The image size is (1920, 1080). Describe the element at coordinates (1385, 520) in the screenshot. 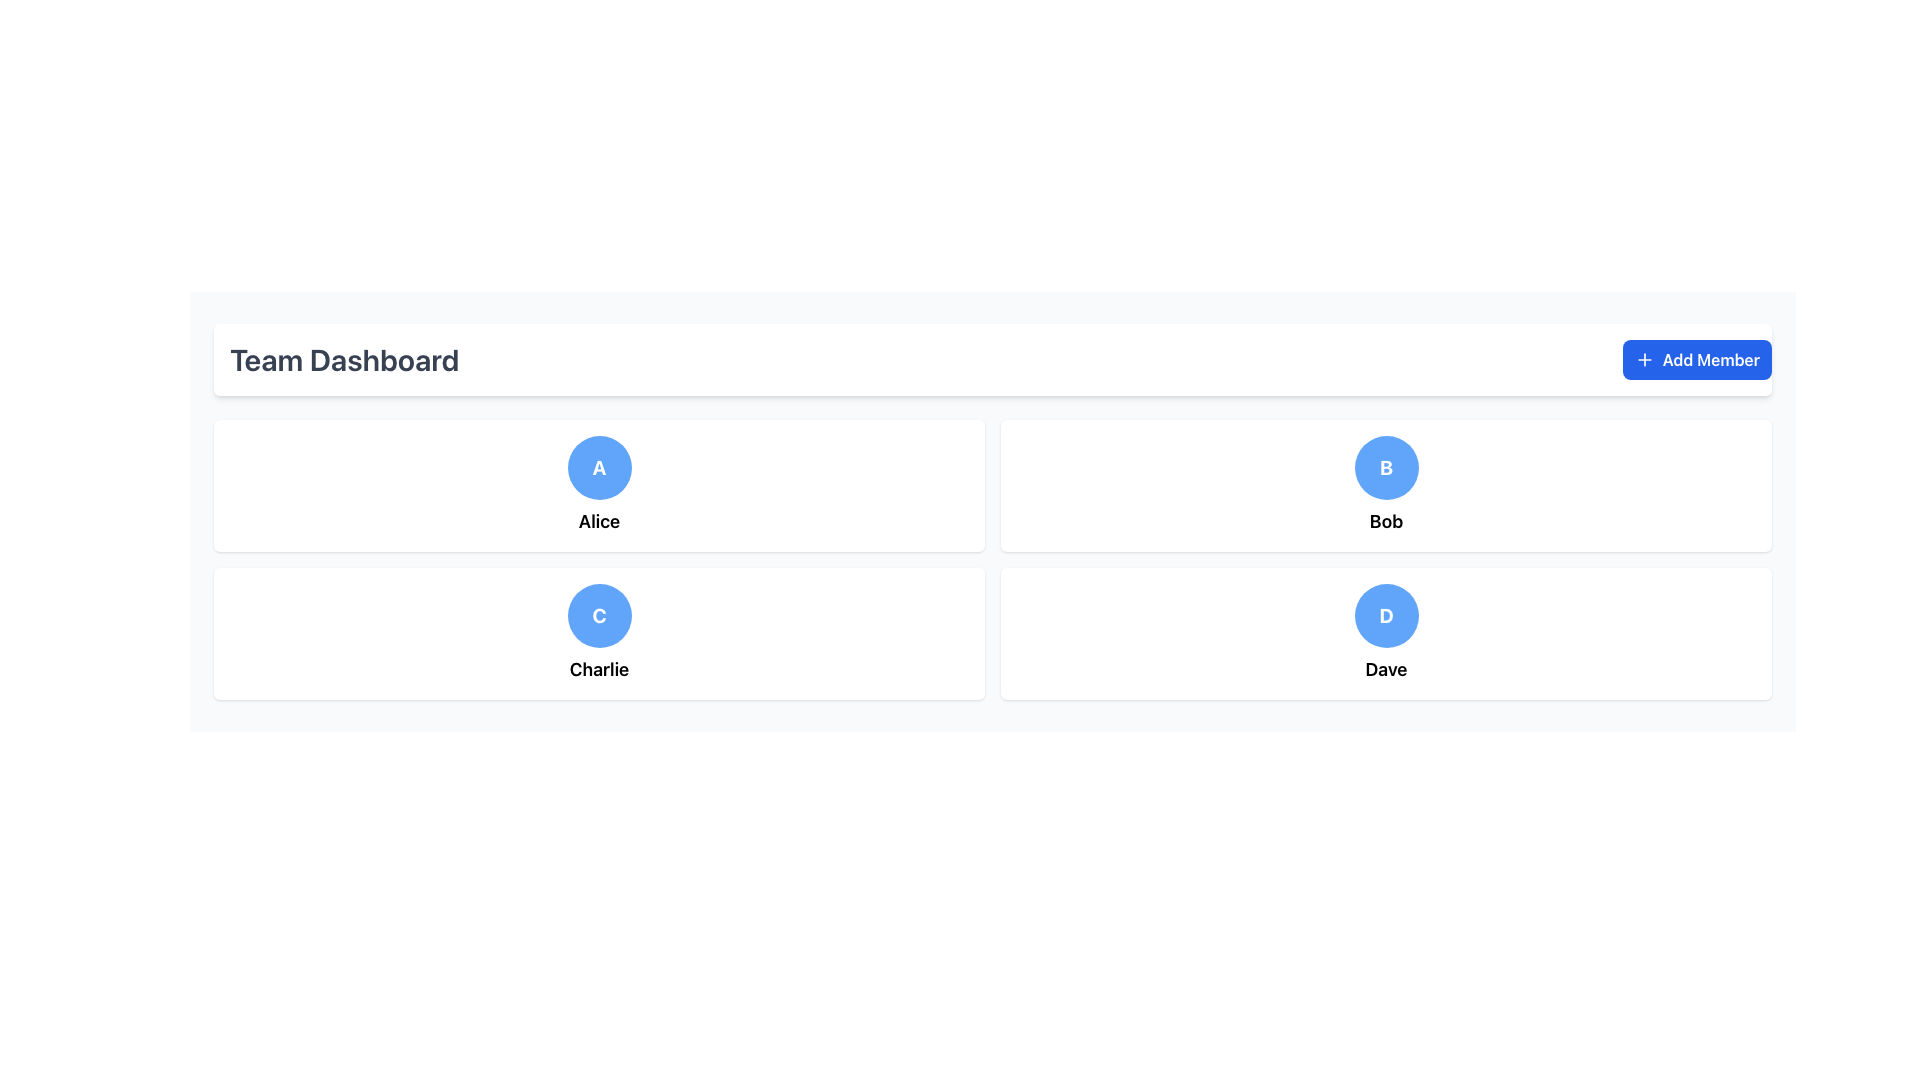

I see `the Text Label displaying the name 'Bob' which is styled in bold black font and located below a circular blue icon with the letter 'B'` at that location.